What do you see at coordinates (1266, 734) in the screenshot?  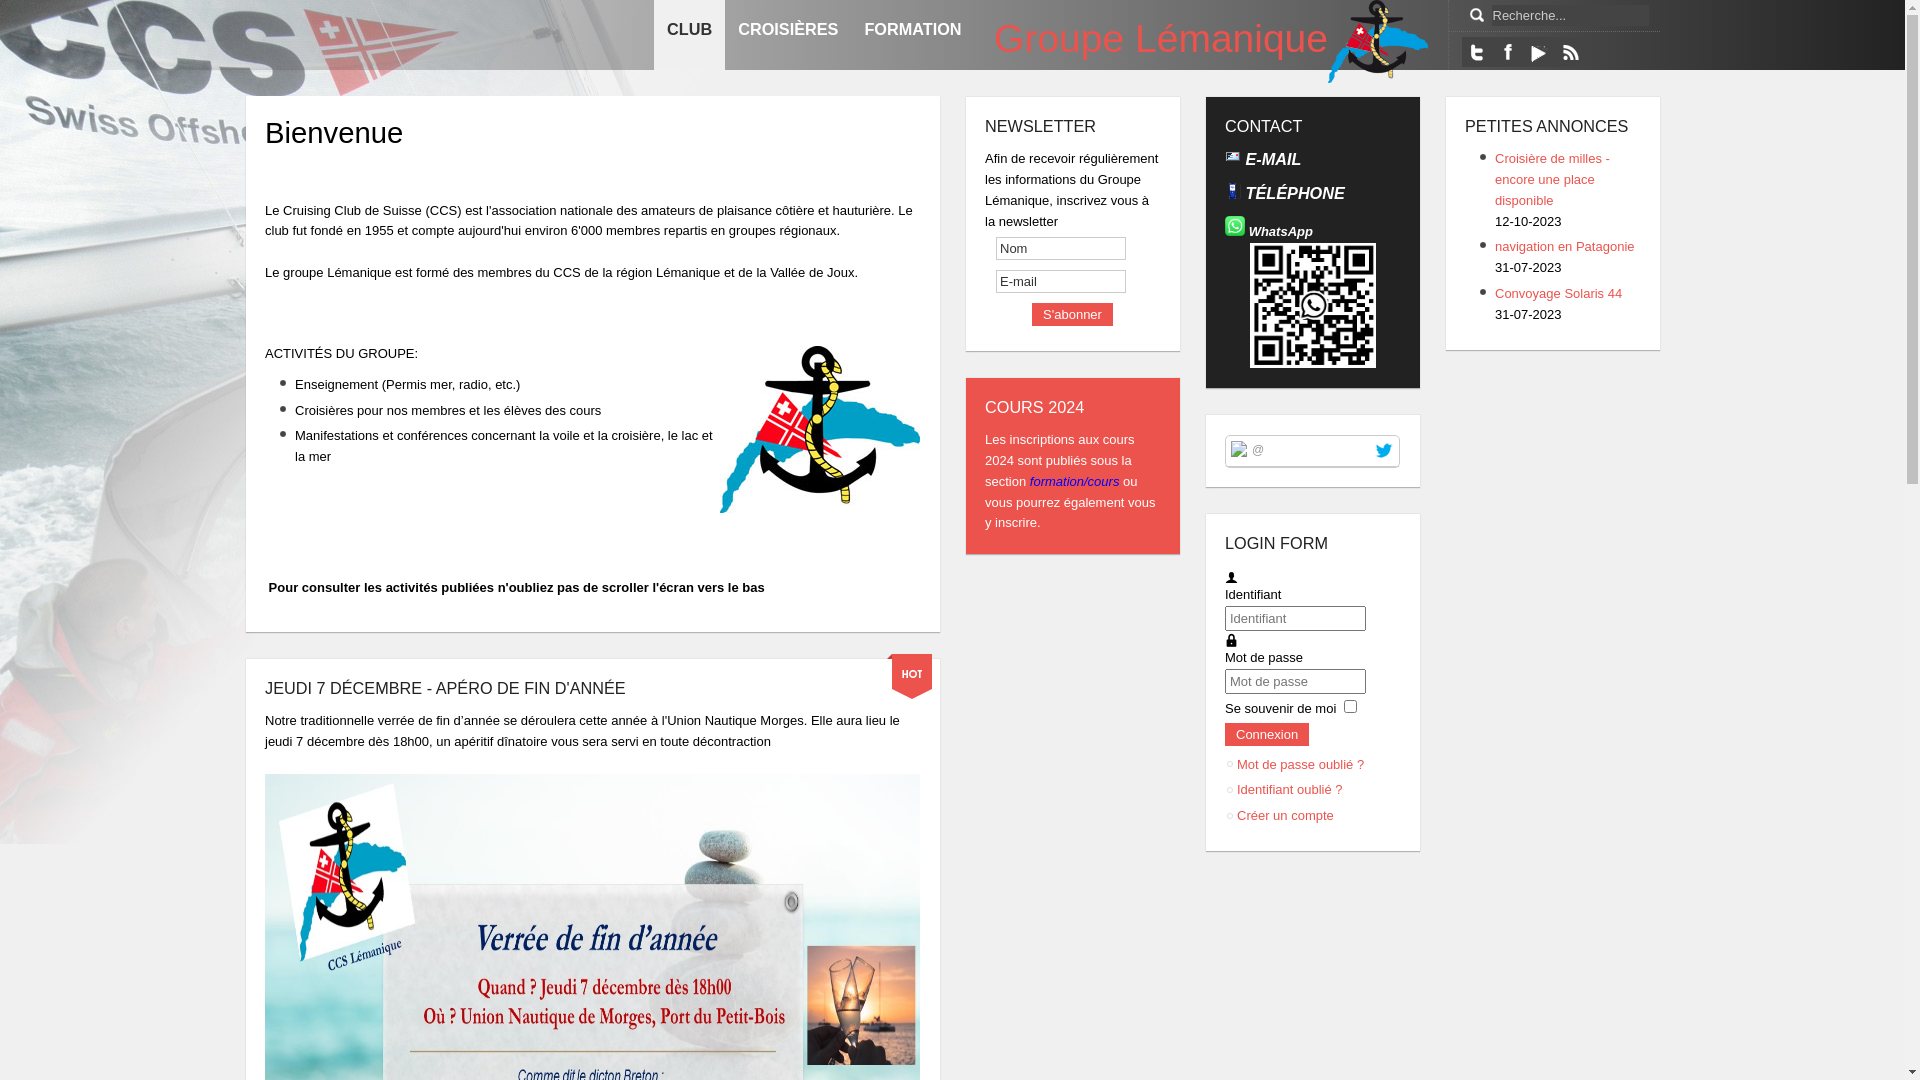 I see `'Connexion'` at bounding box center [1266, 734].